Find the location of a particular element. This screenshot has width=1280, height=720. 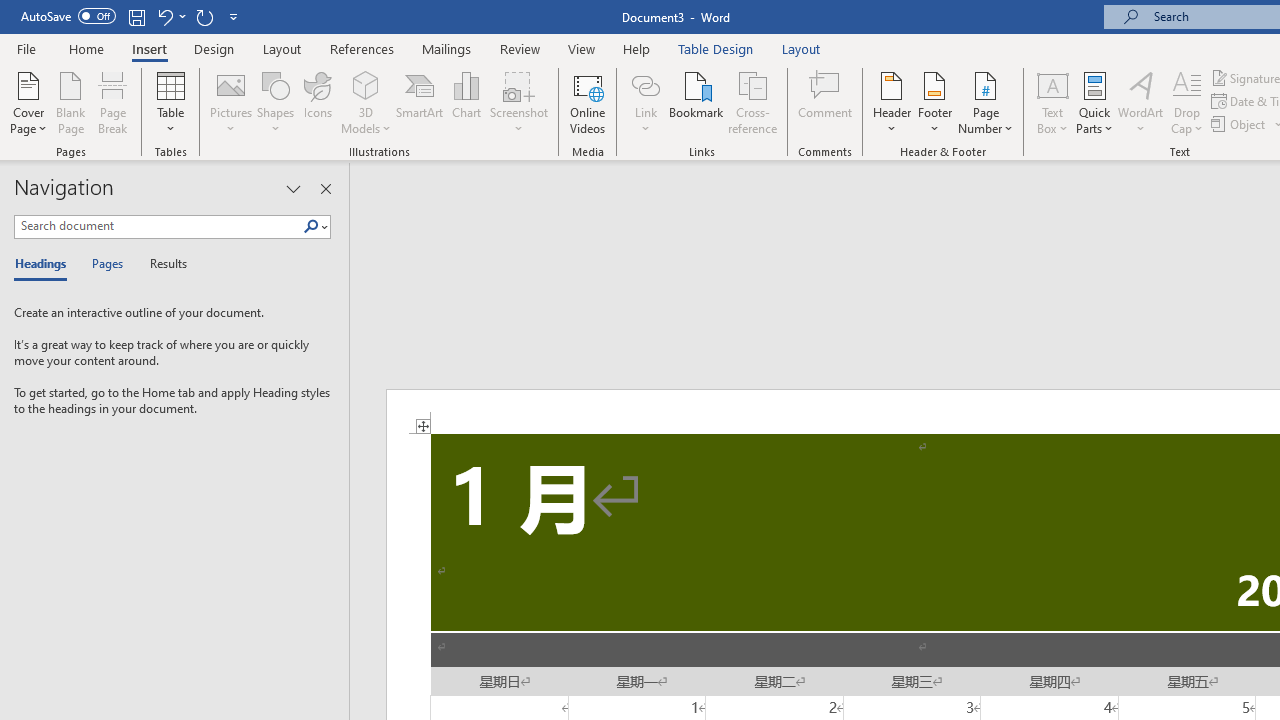

'Pictures' is located at coordinates (231, 103).